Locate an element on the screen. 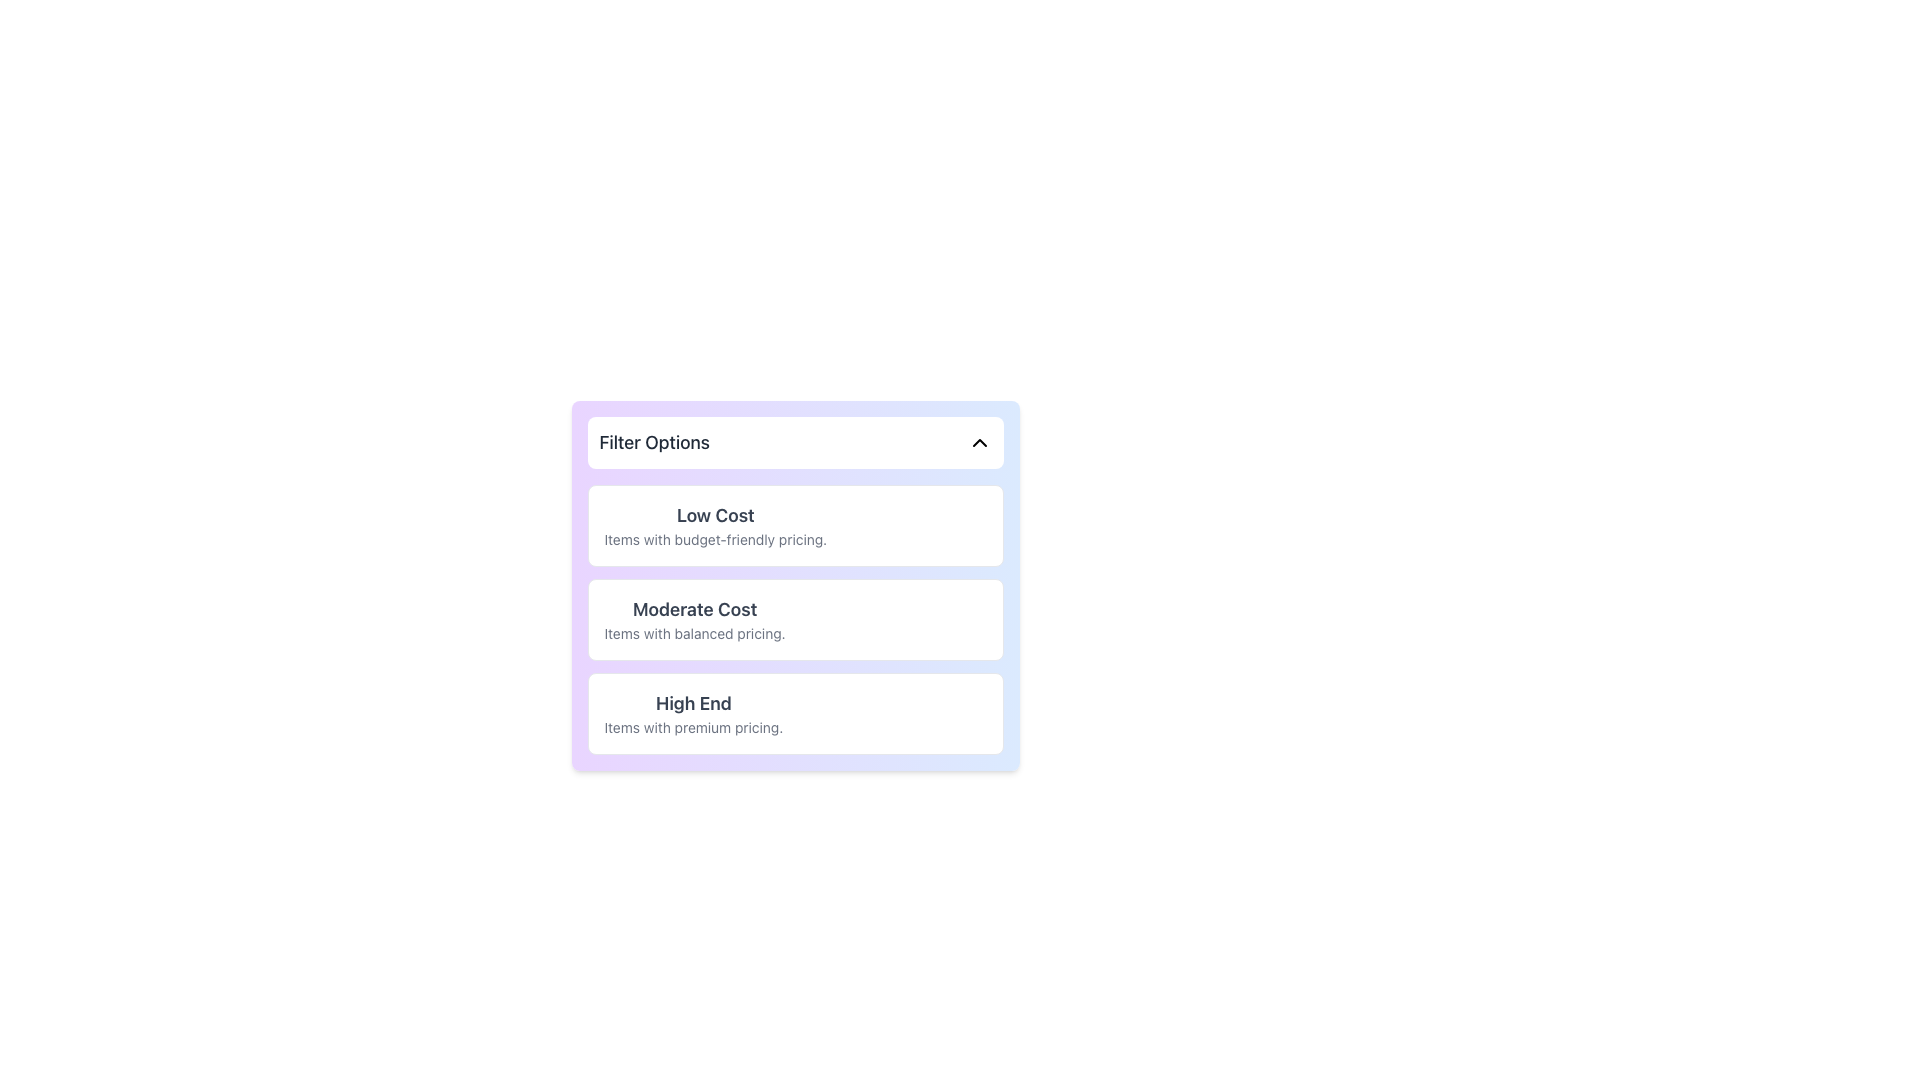  to select the 'High End' filter option in the filter list, which is the third item and located centrally inside a white rectangle with rounded corners is located at coordinates (693, 712).